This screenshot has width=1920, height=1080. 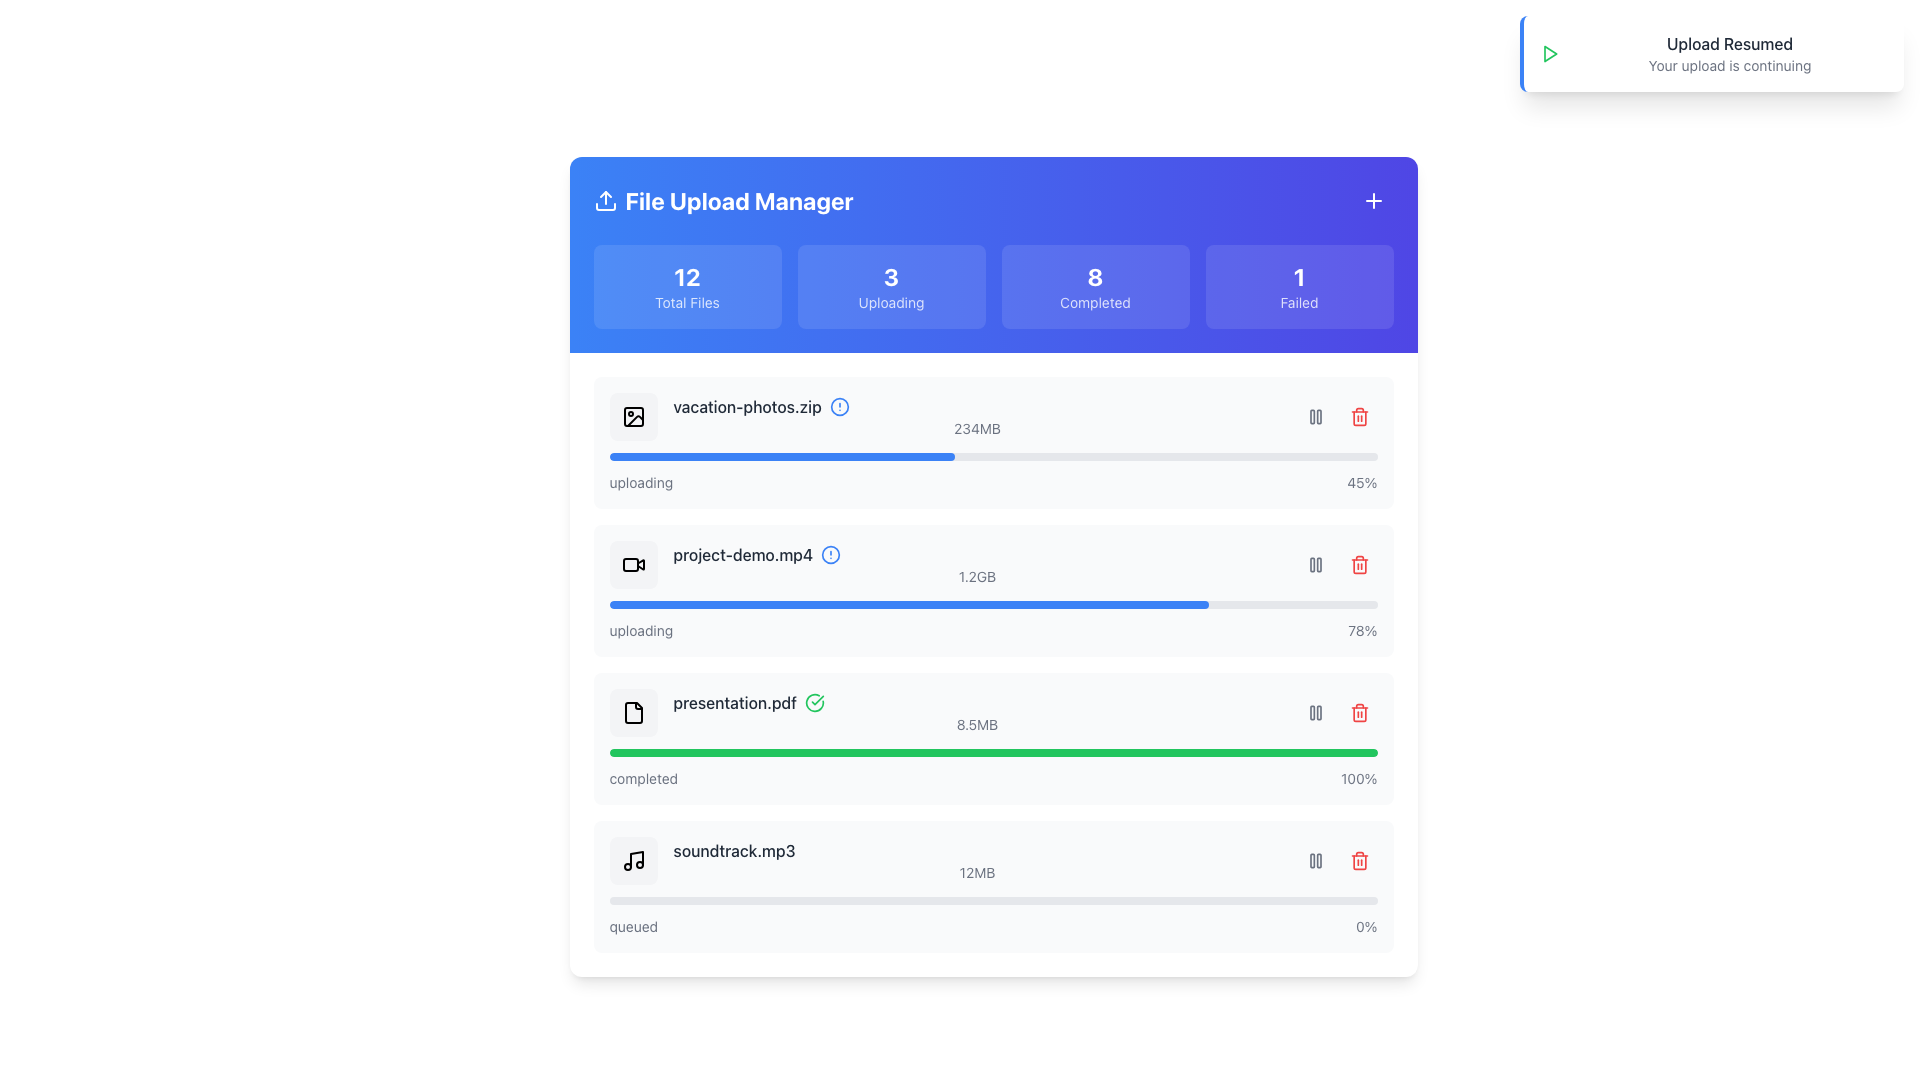 I want to click on the main body of the trash can icon, which signifies a delete action for the associated item in the list, so click(x=1359, y=566).